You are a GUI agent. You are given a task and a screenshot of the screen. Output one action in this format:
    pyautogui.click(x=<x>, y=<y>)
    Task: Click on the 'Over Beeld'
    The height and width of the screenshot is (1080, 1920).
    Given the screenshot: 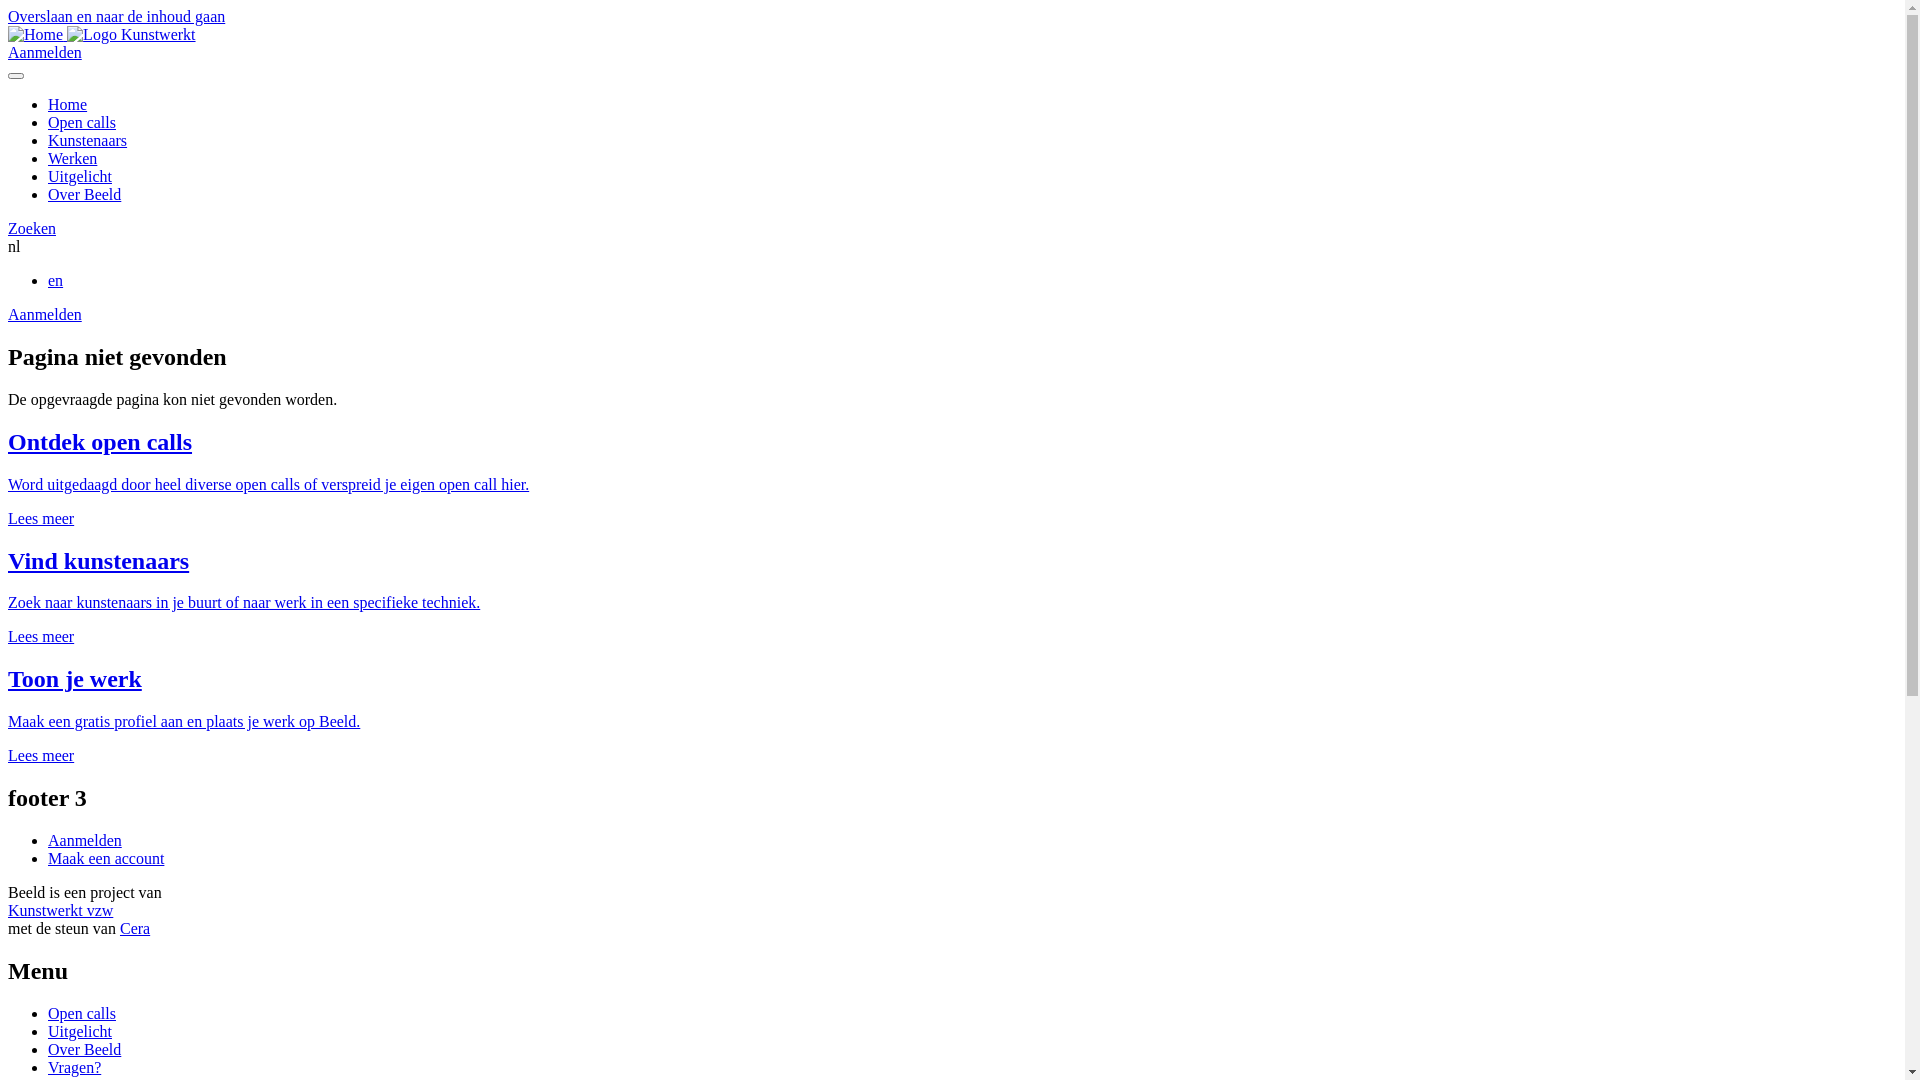 What is the action you would take?
    pyautogui.click(x=83, y=1048)
    